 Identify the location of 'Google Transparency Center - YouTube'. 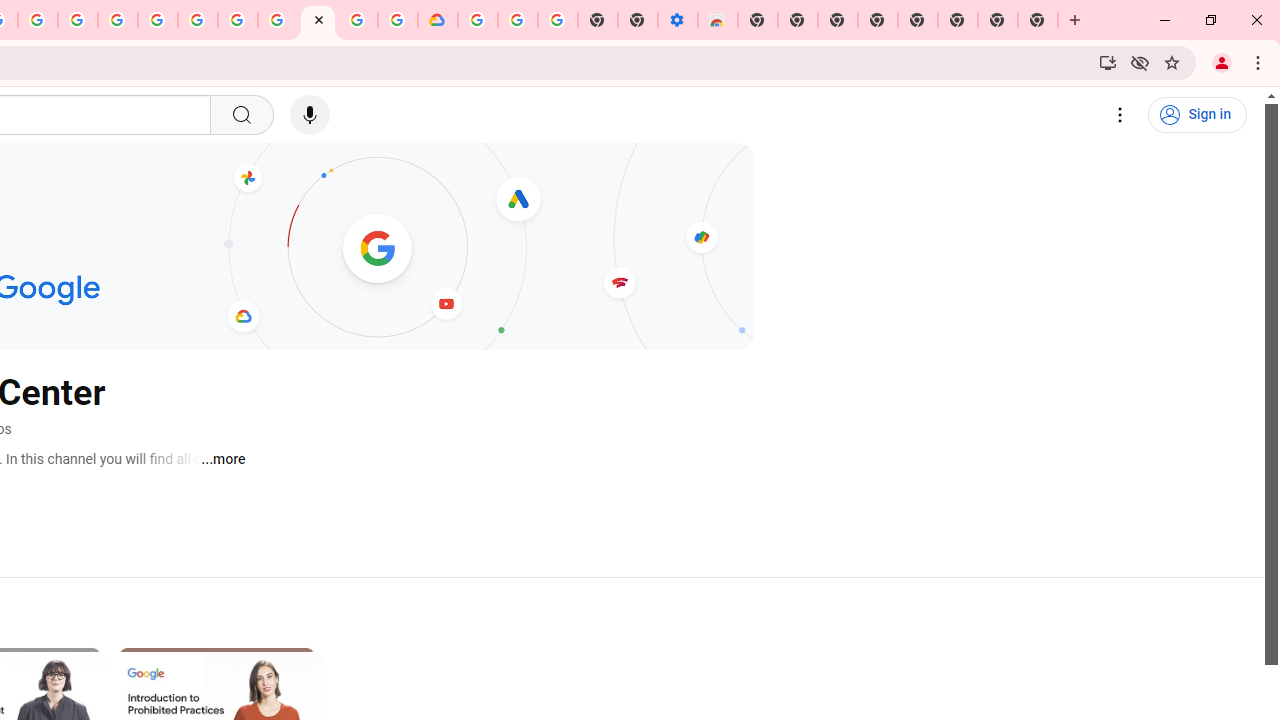
(317, 20).